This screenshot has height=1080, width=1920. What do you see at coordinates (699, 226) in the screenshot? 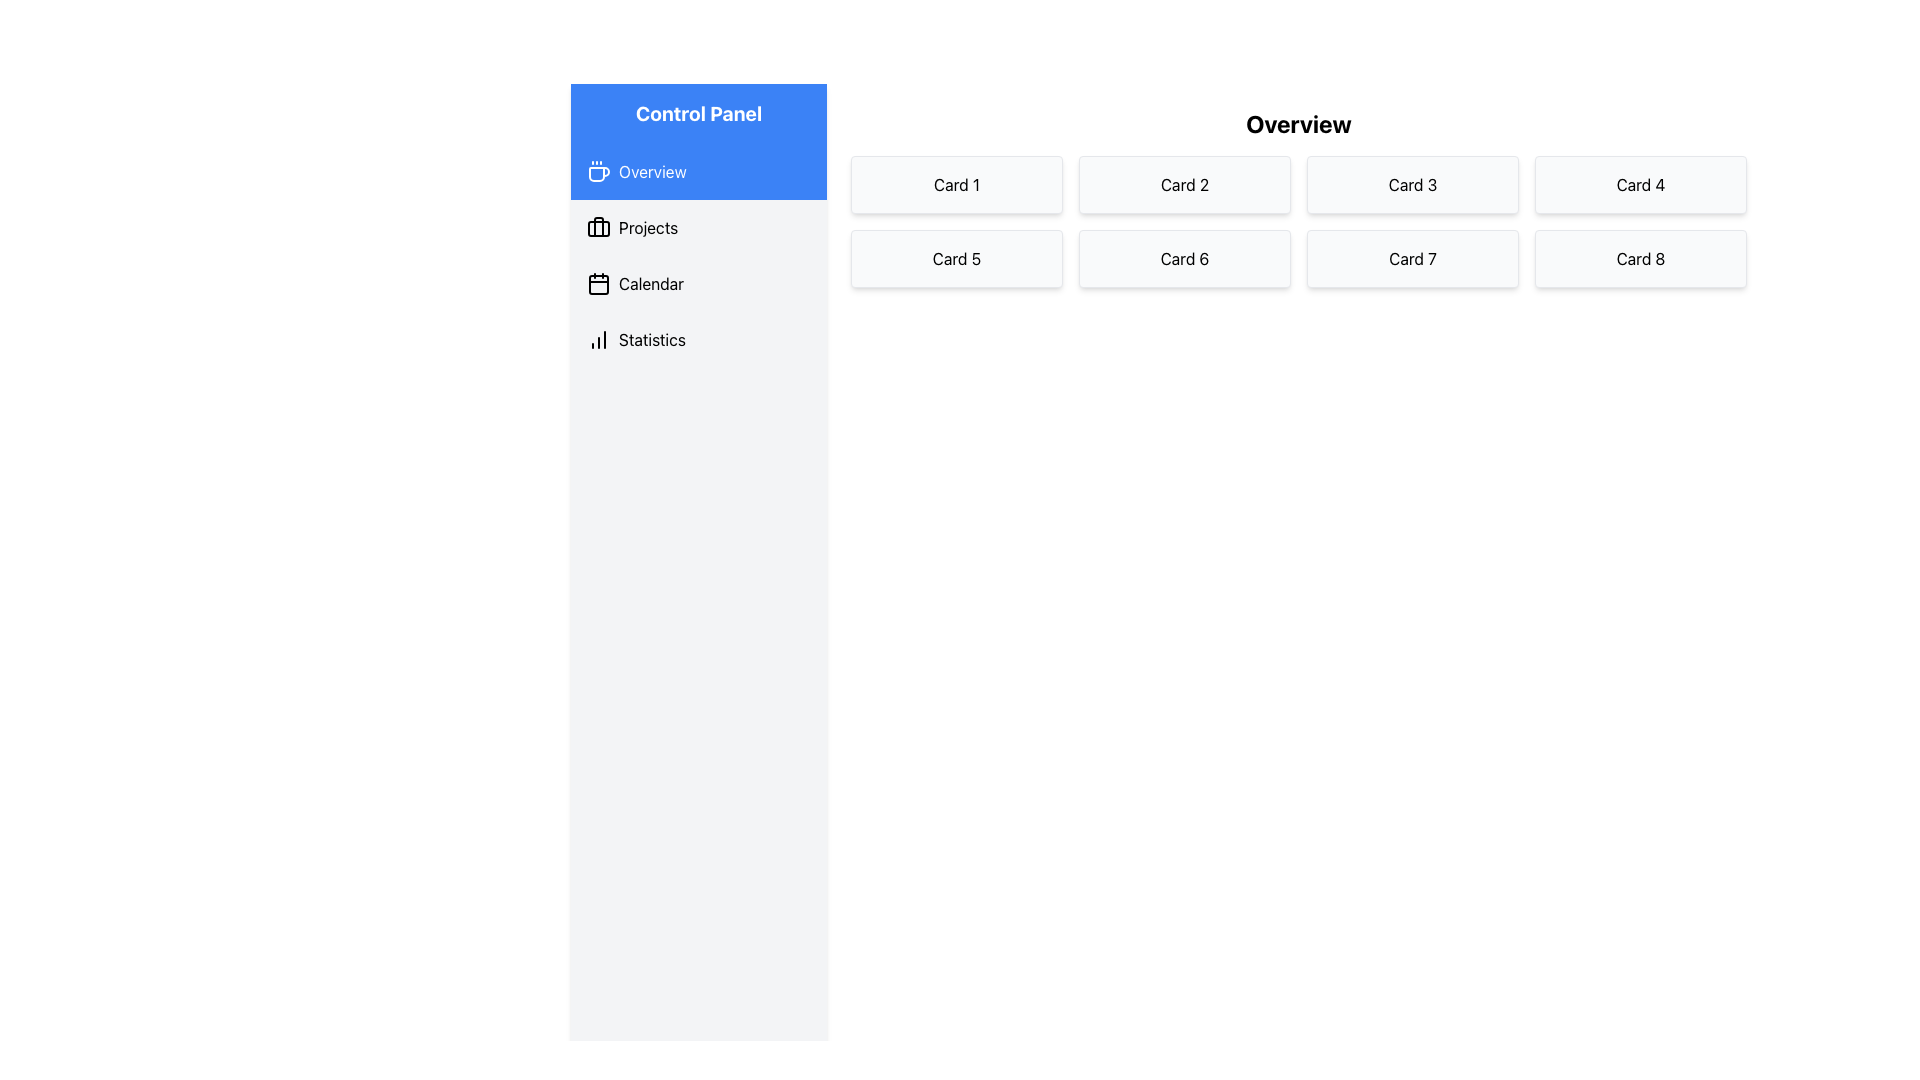
I see `the 'Projects' navigation menu item` at bounding box center [699, 226].